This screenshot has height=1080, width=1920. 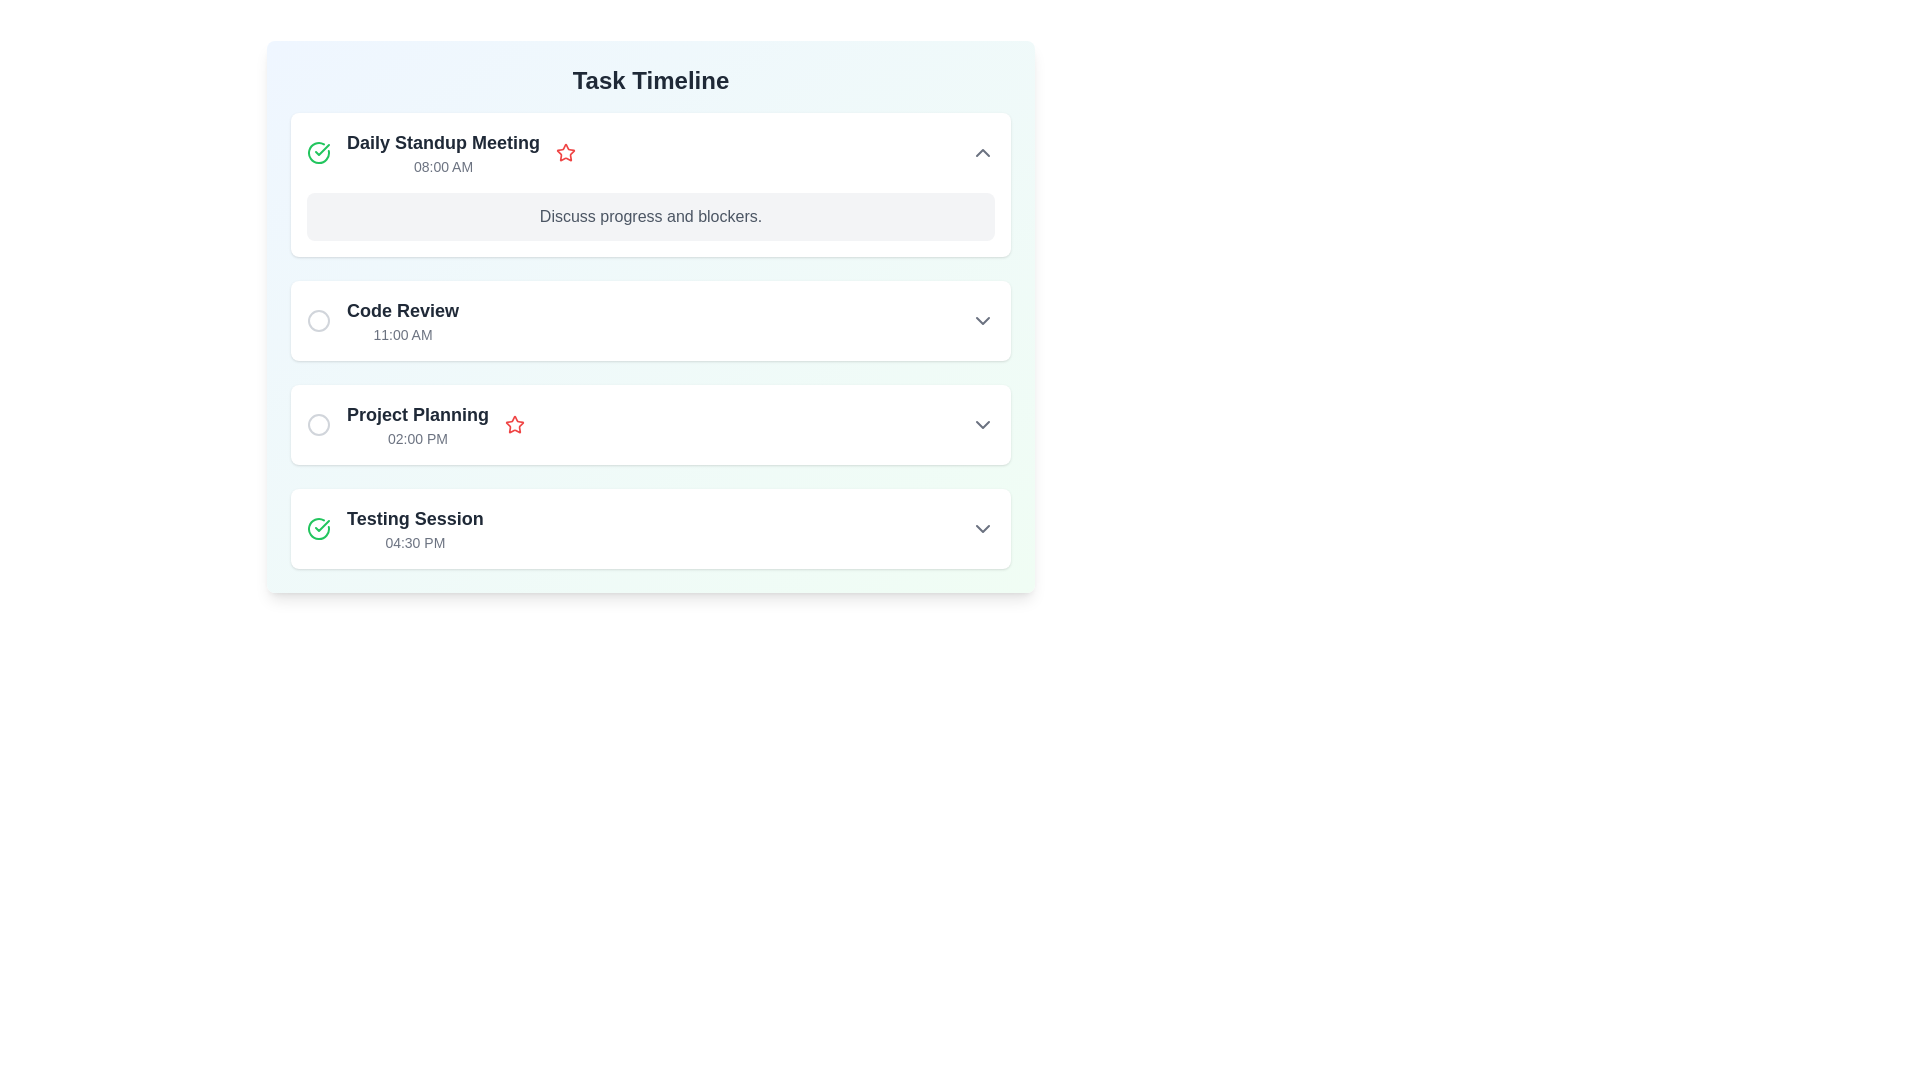 I want to click on the status indicator icon located within the 'Project Planning' task line on the task timeline interface, so click(x=317, y=423).